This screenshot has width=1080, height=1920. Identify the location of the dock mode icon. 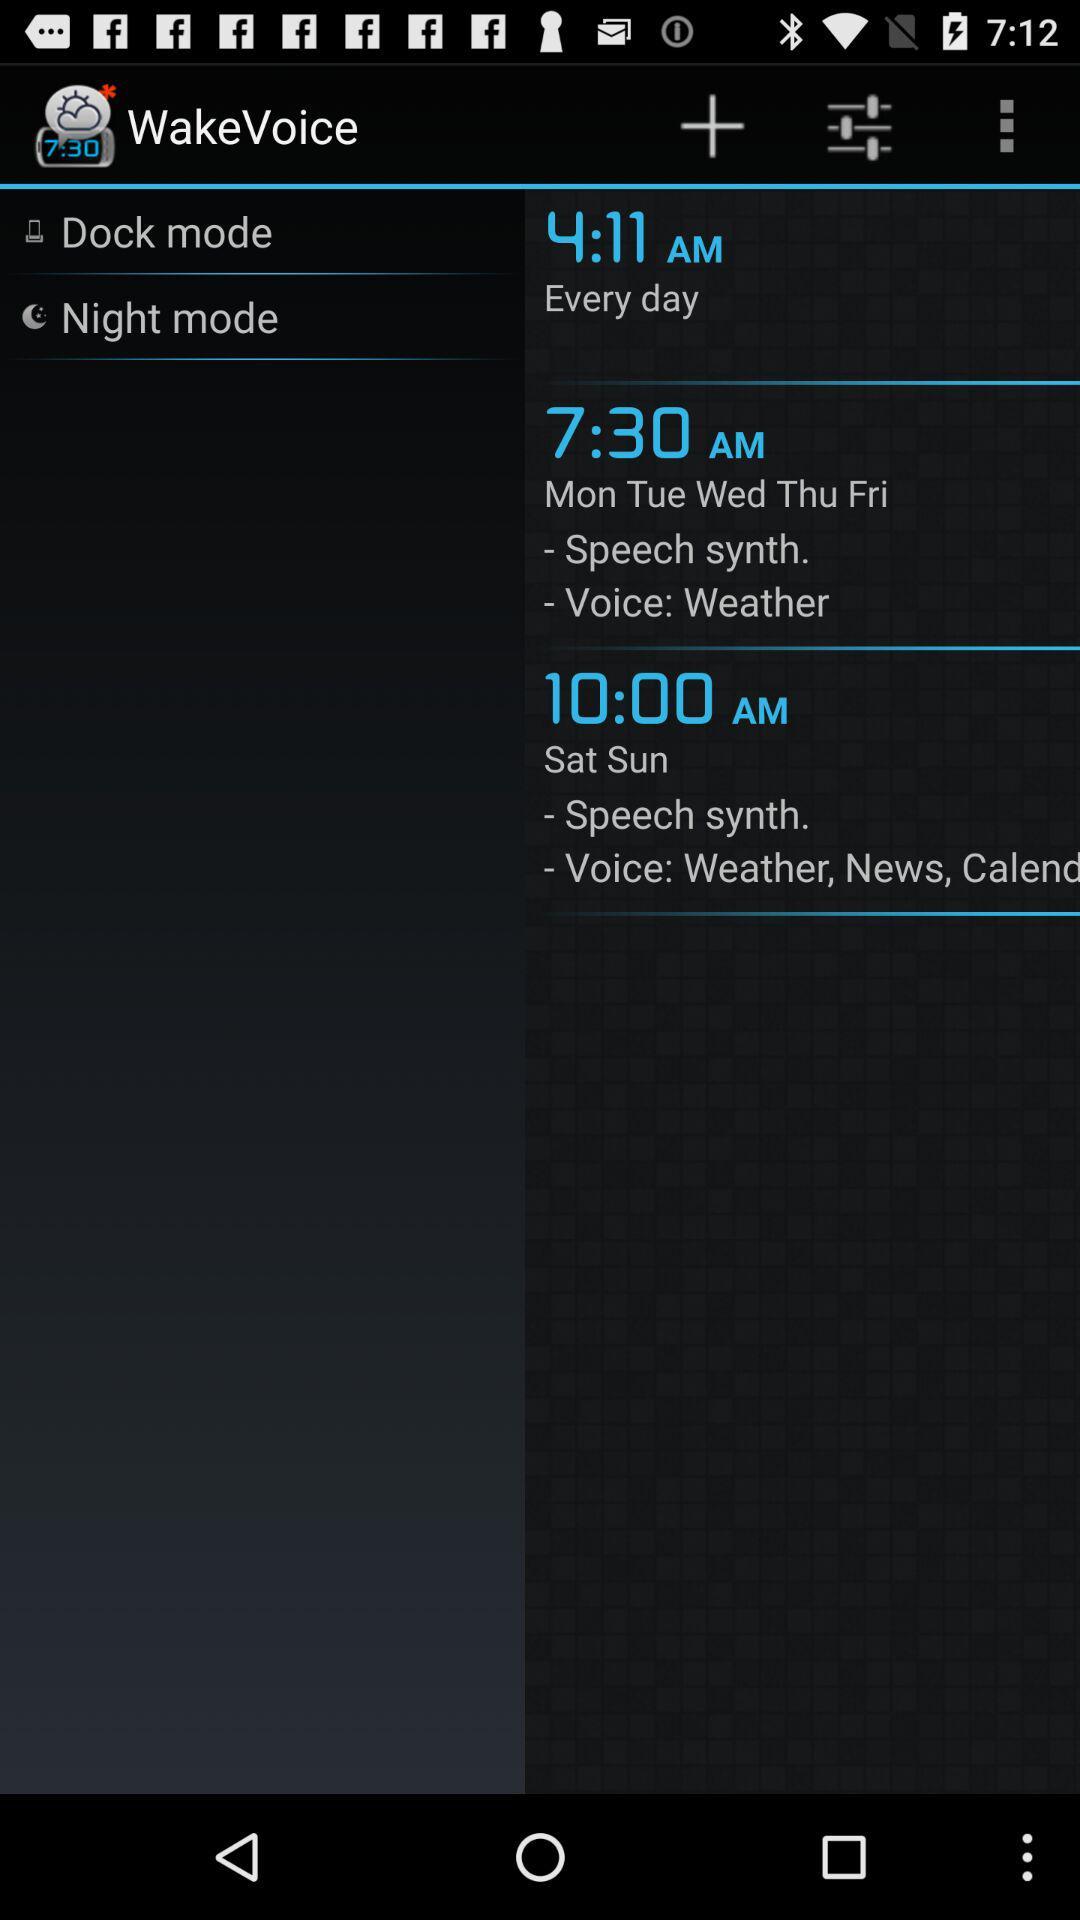
(165, 230).